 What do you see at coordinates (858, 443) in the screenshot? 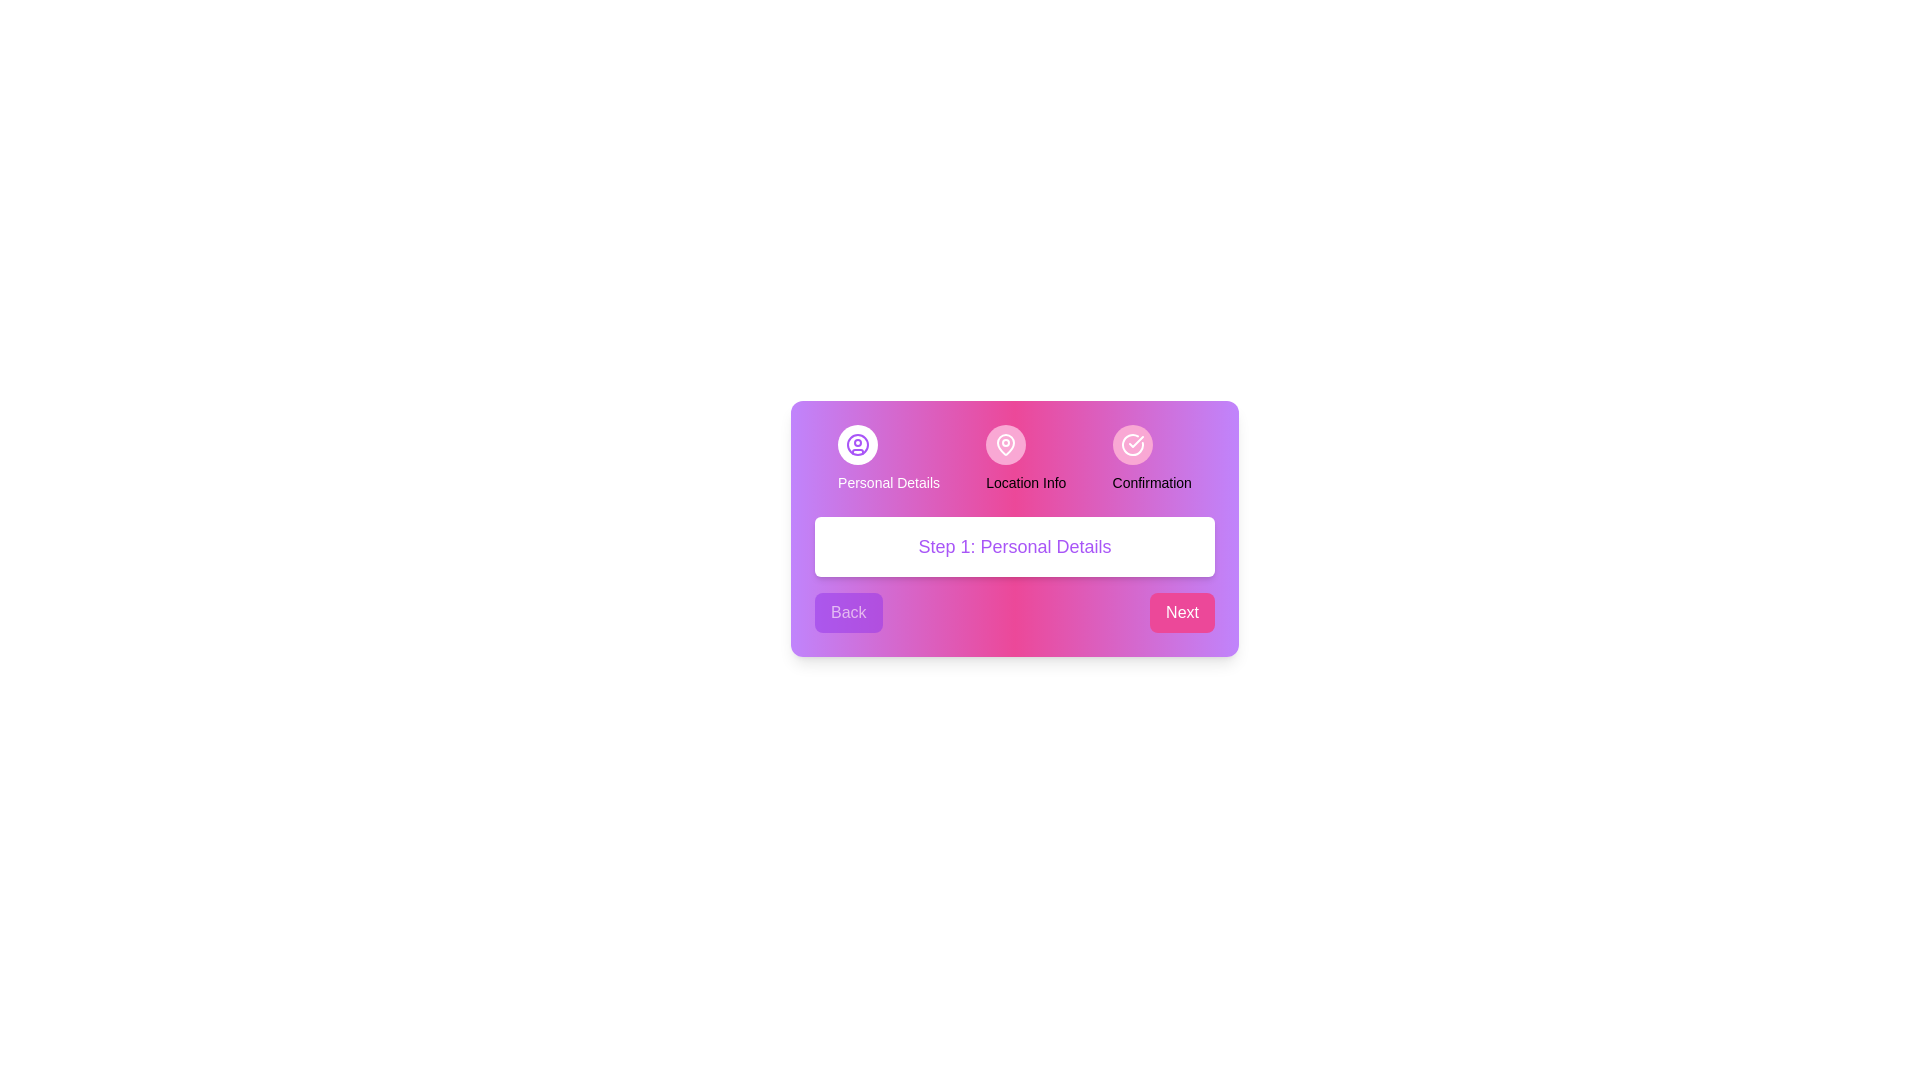
I see `the step indicator corresponding to Personal Details to view its information` at bounding box center [858, 443].